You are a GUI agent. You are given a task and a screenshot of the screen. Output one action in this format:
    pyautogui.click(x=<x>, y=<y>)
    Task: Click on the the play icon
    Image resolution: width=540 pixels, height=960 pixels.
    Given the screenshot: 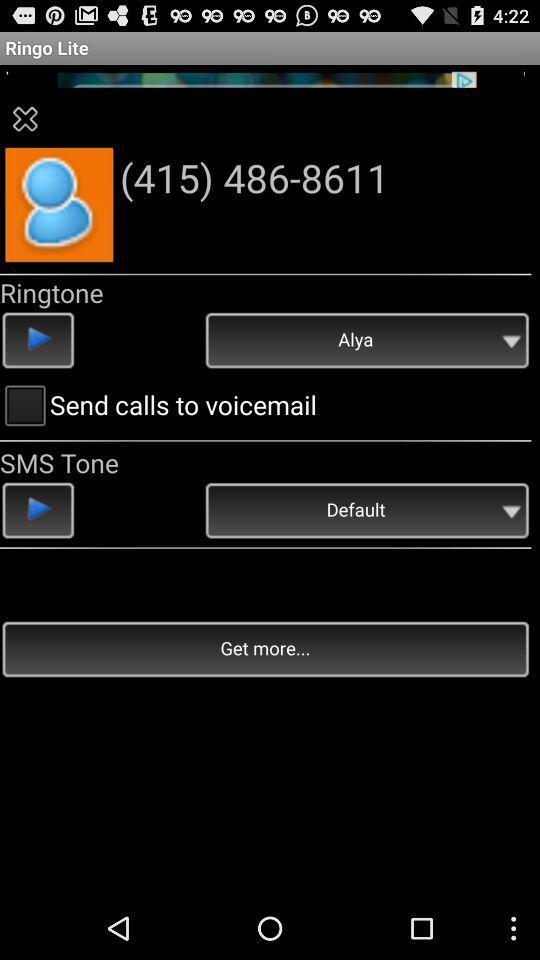 What is the action you would take?
    pyautogui.click(x=38, y=547)
    